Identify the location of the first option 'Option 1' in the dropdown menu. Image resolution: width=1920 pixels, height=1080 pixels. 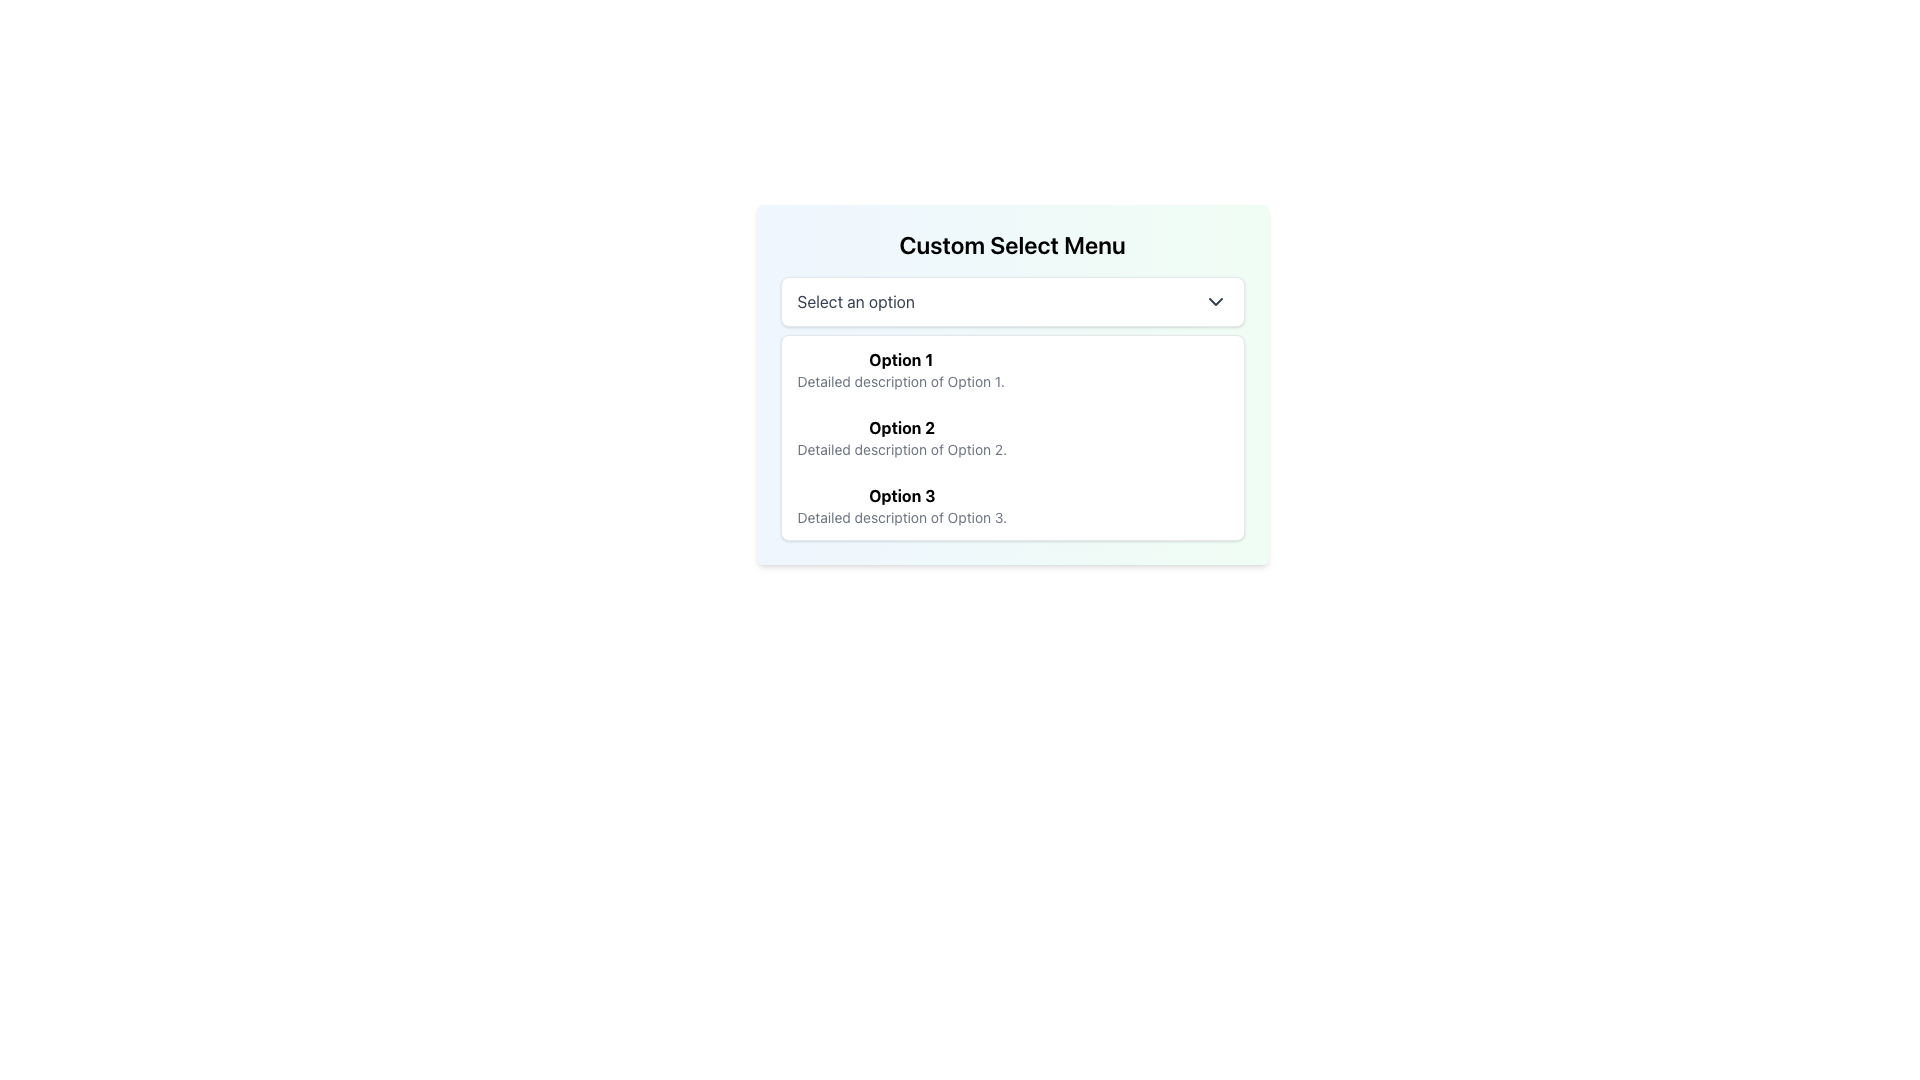
(1012, 370).